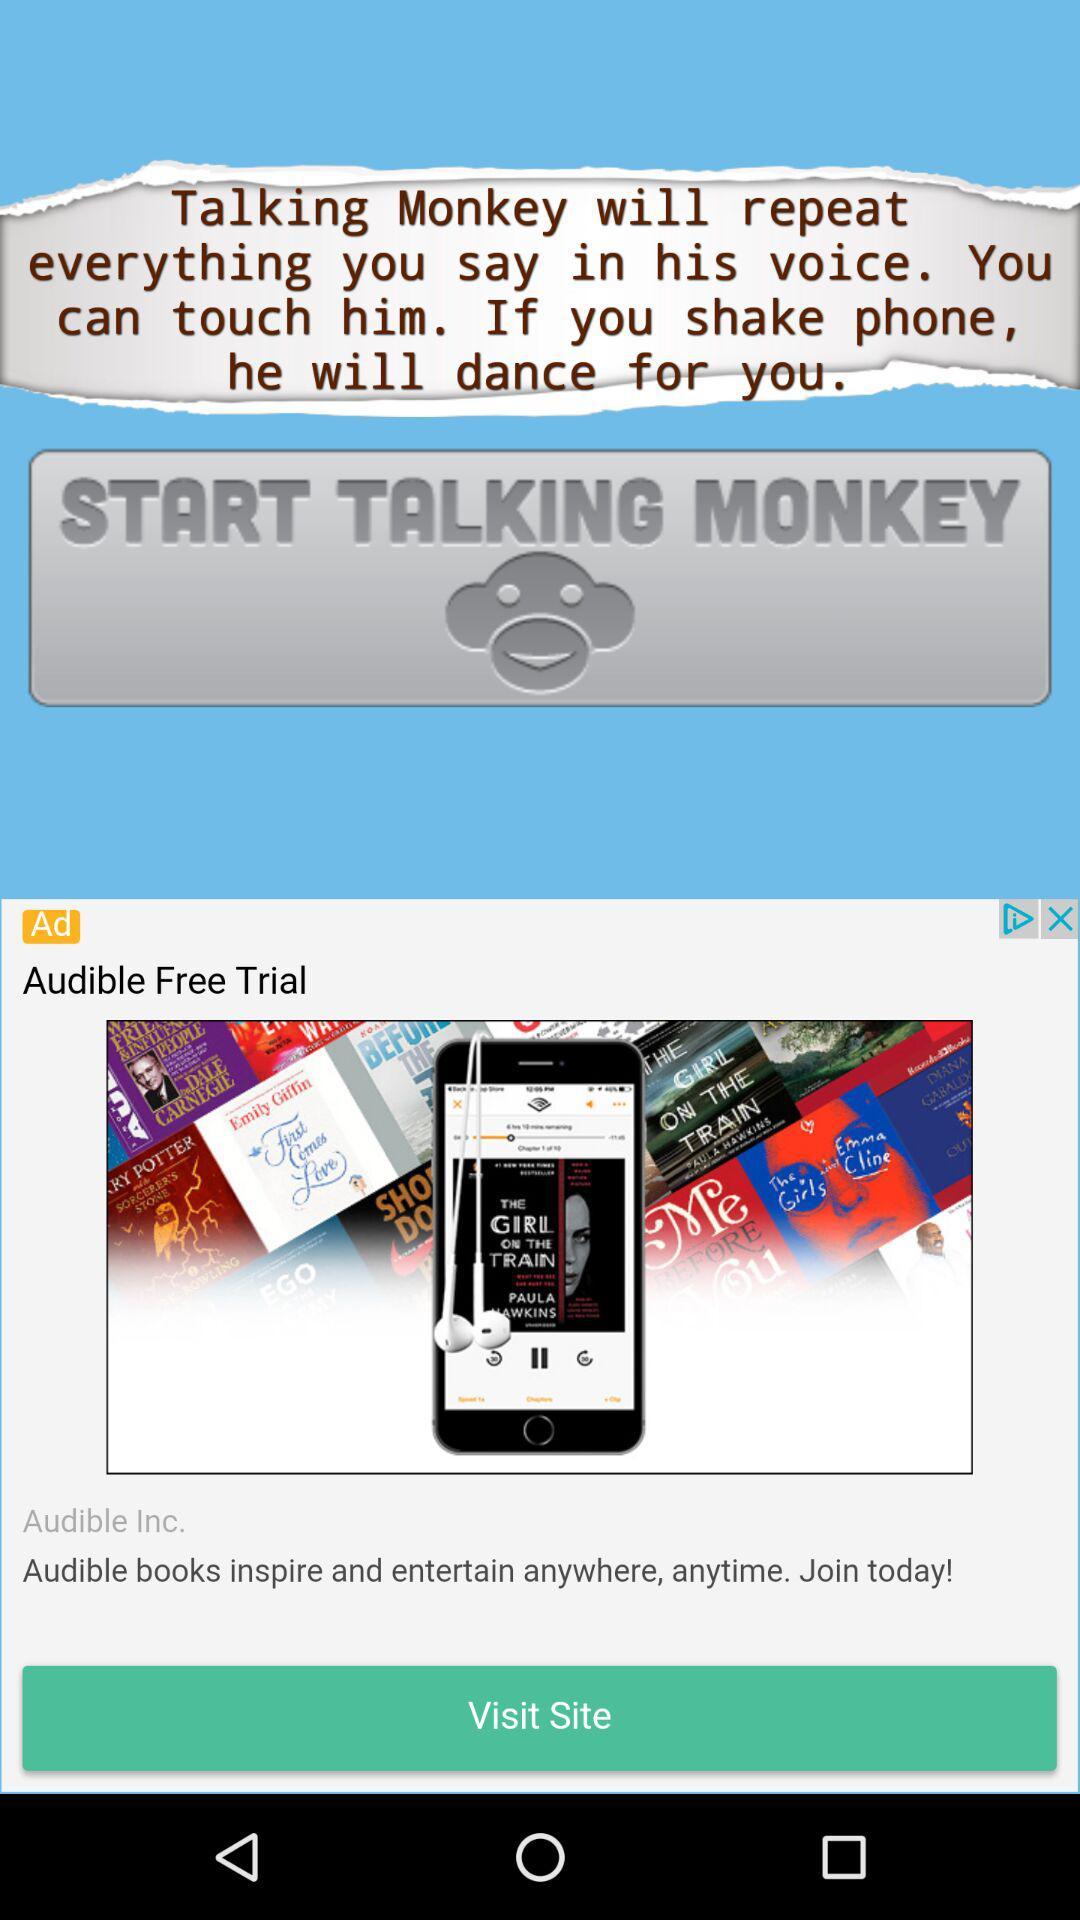  I want to click on advetisement, so click(538, 1345).